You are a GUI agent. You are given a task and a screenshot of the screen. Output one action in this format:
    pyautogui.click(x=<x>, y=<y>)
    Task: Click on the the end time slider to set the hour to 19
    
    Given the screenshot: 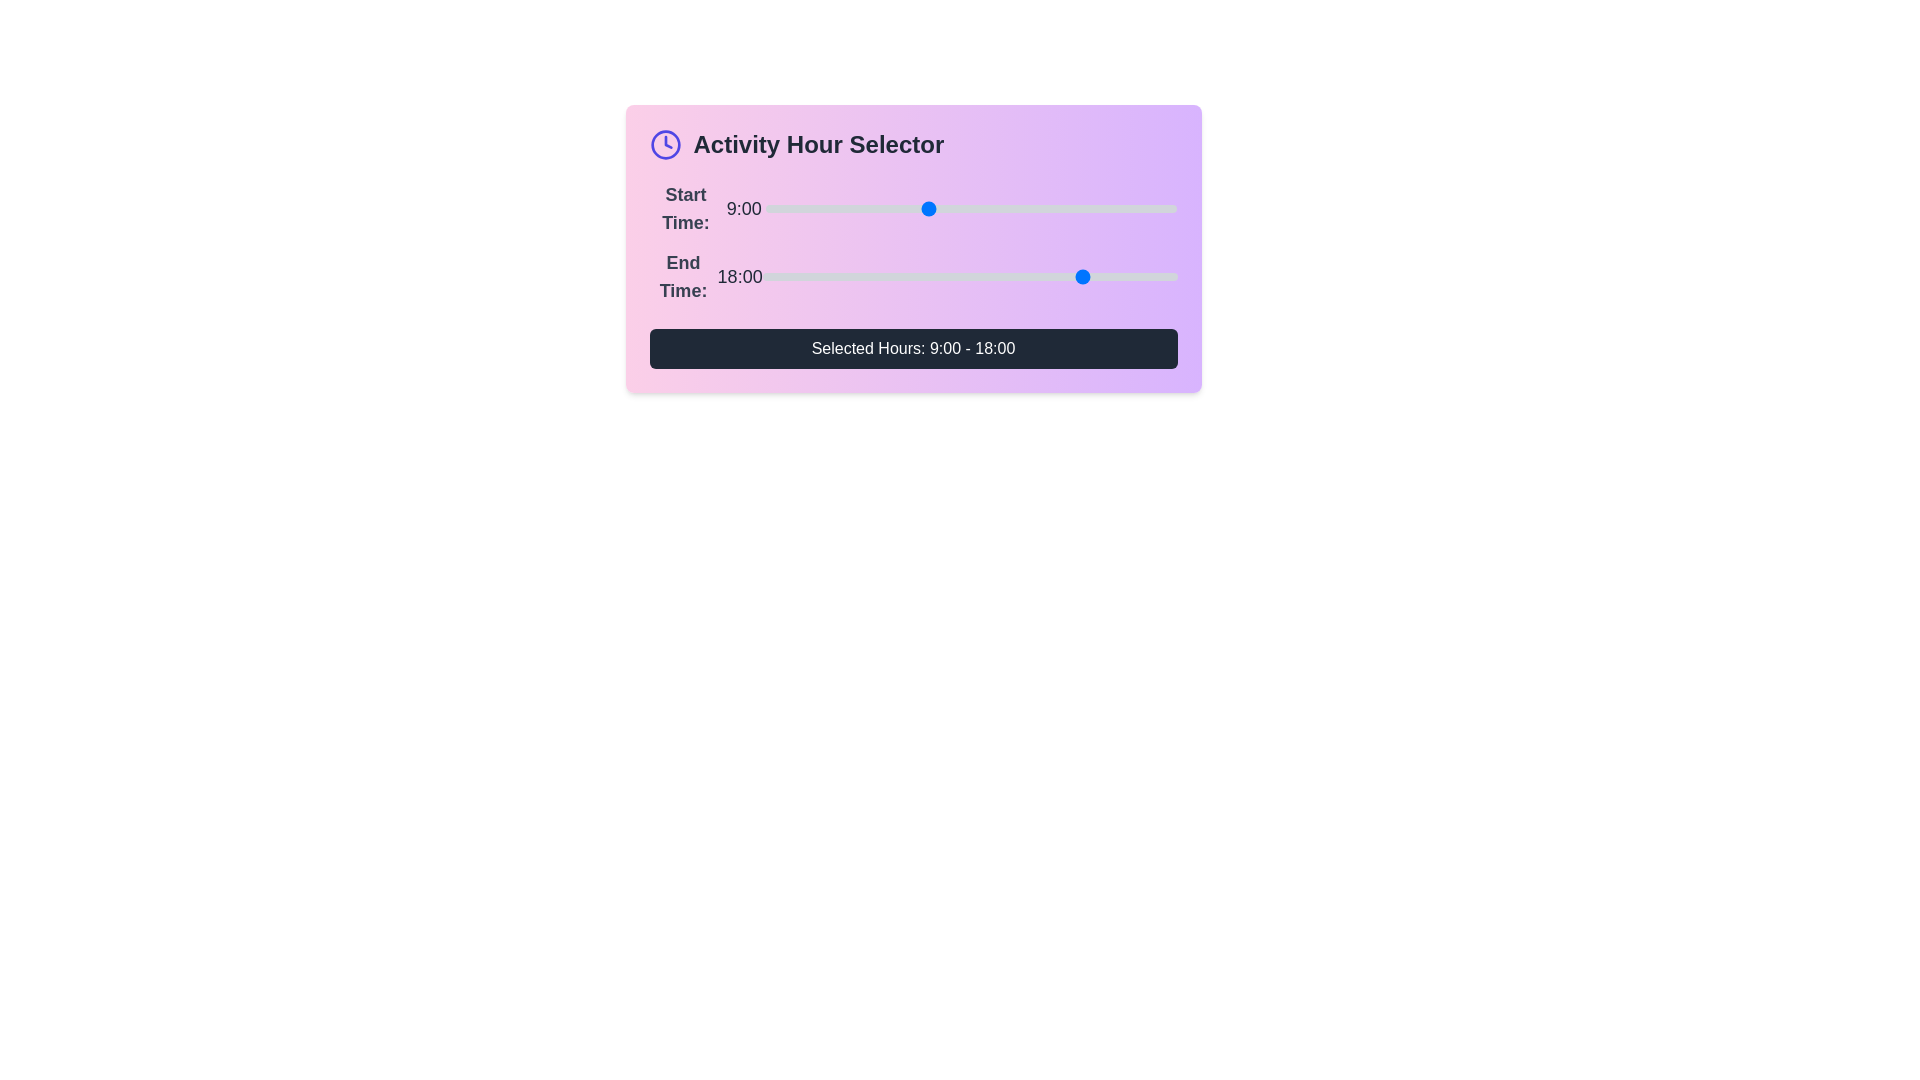 What is the action you would take?
    pyautogui.click(x=1104, y=277)
    